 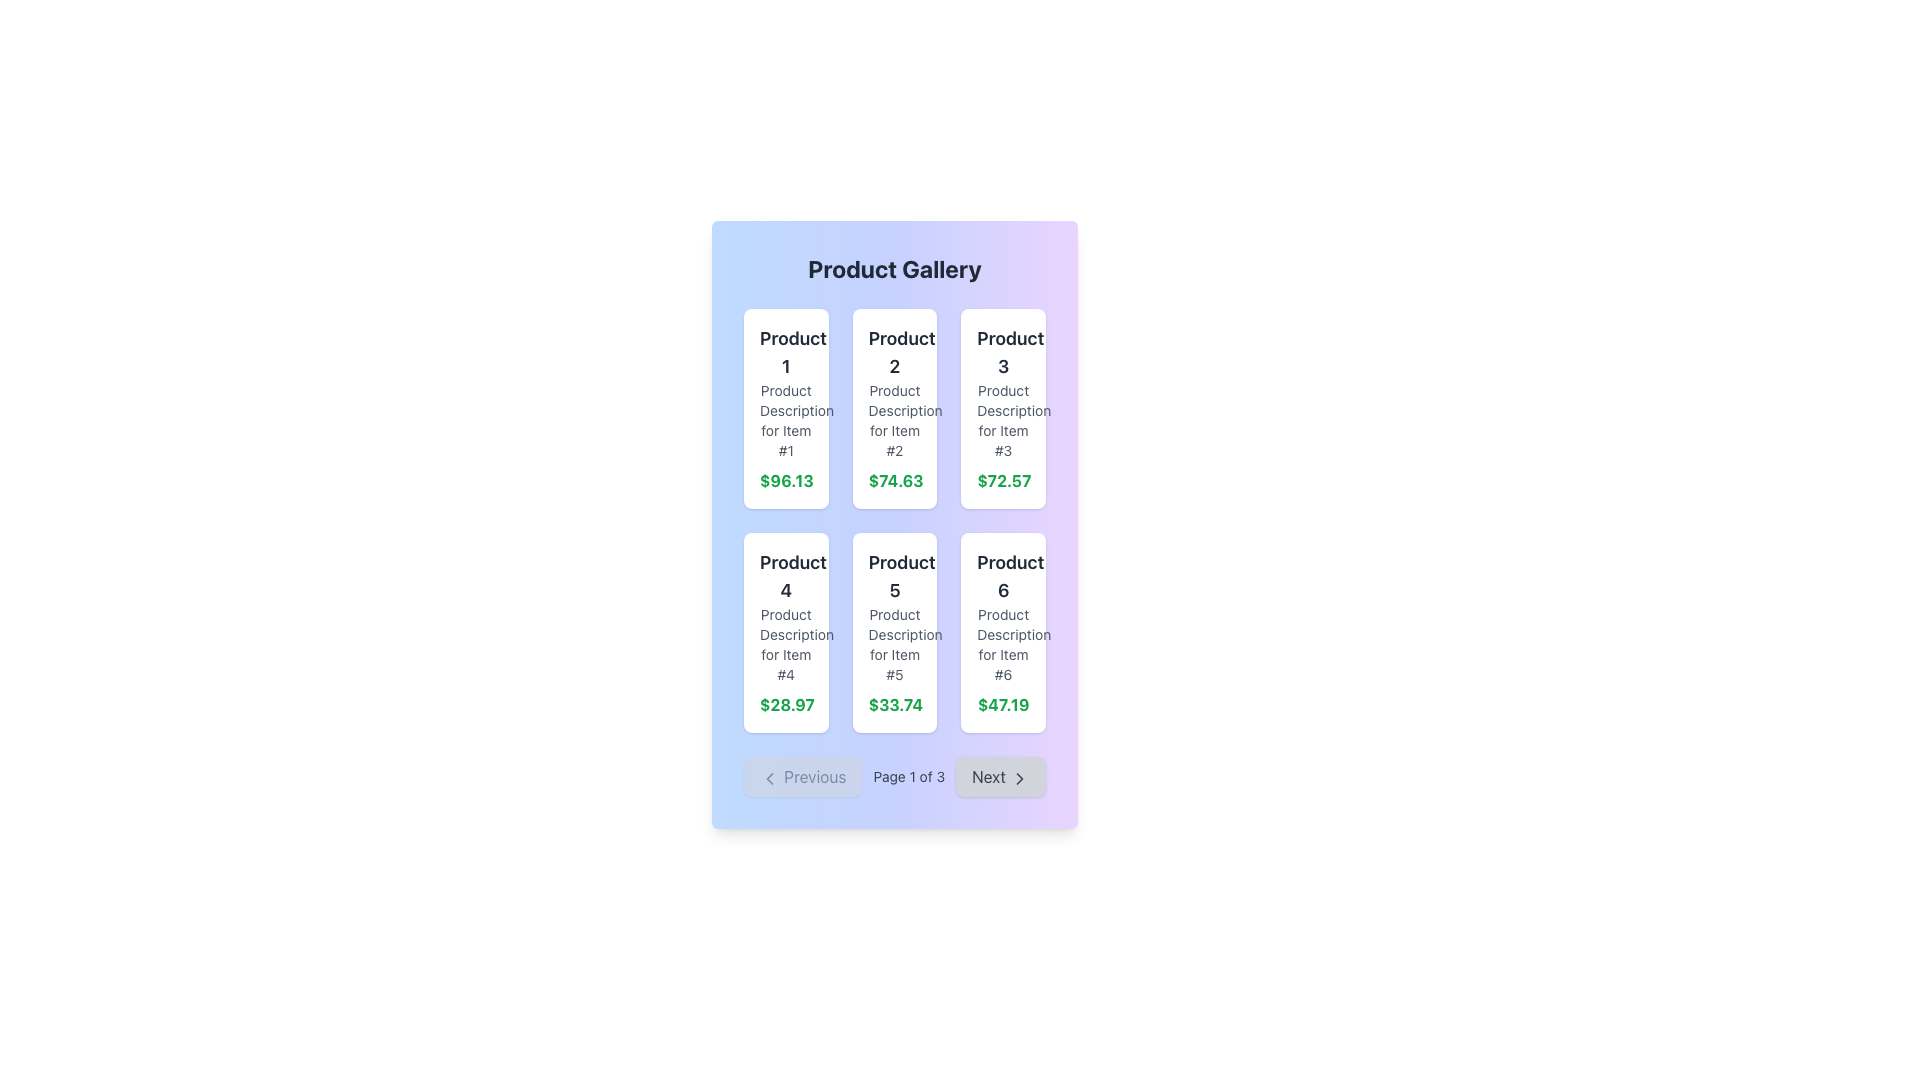 What do you see at coordinates (1003, 644) in the screenshot?
I see `the text label that reads 'Product Description for Item #6' located in the bottom-right card of the grid layout` at bounding box center [1003, 644].